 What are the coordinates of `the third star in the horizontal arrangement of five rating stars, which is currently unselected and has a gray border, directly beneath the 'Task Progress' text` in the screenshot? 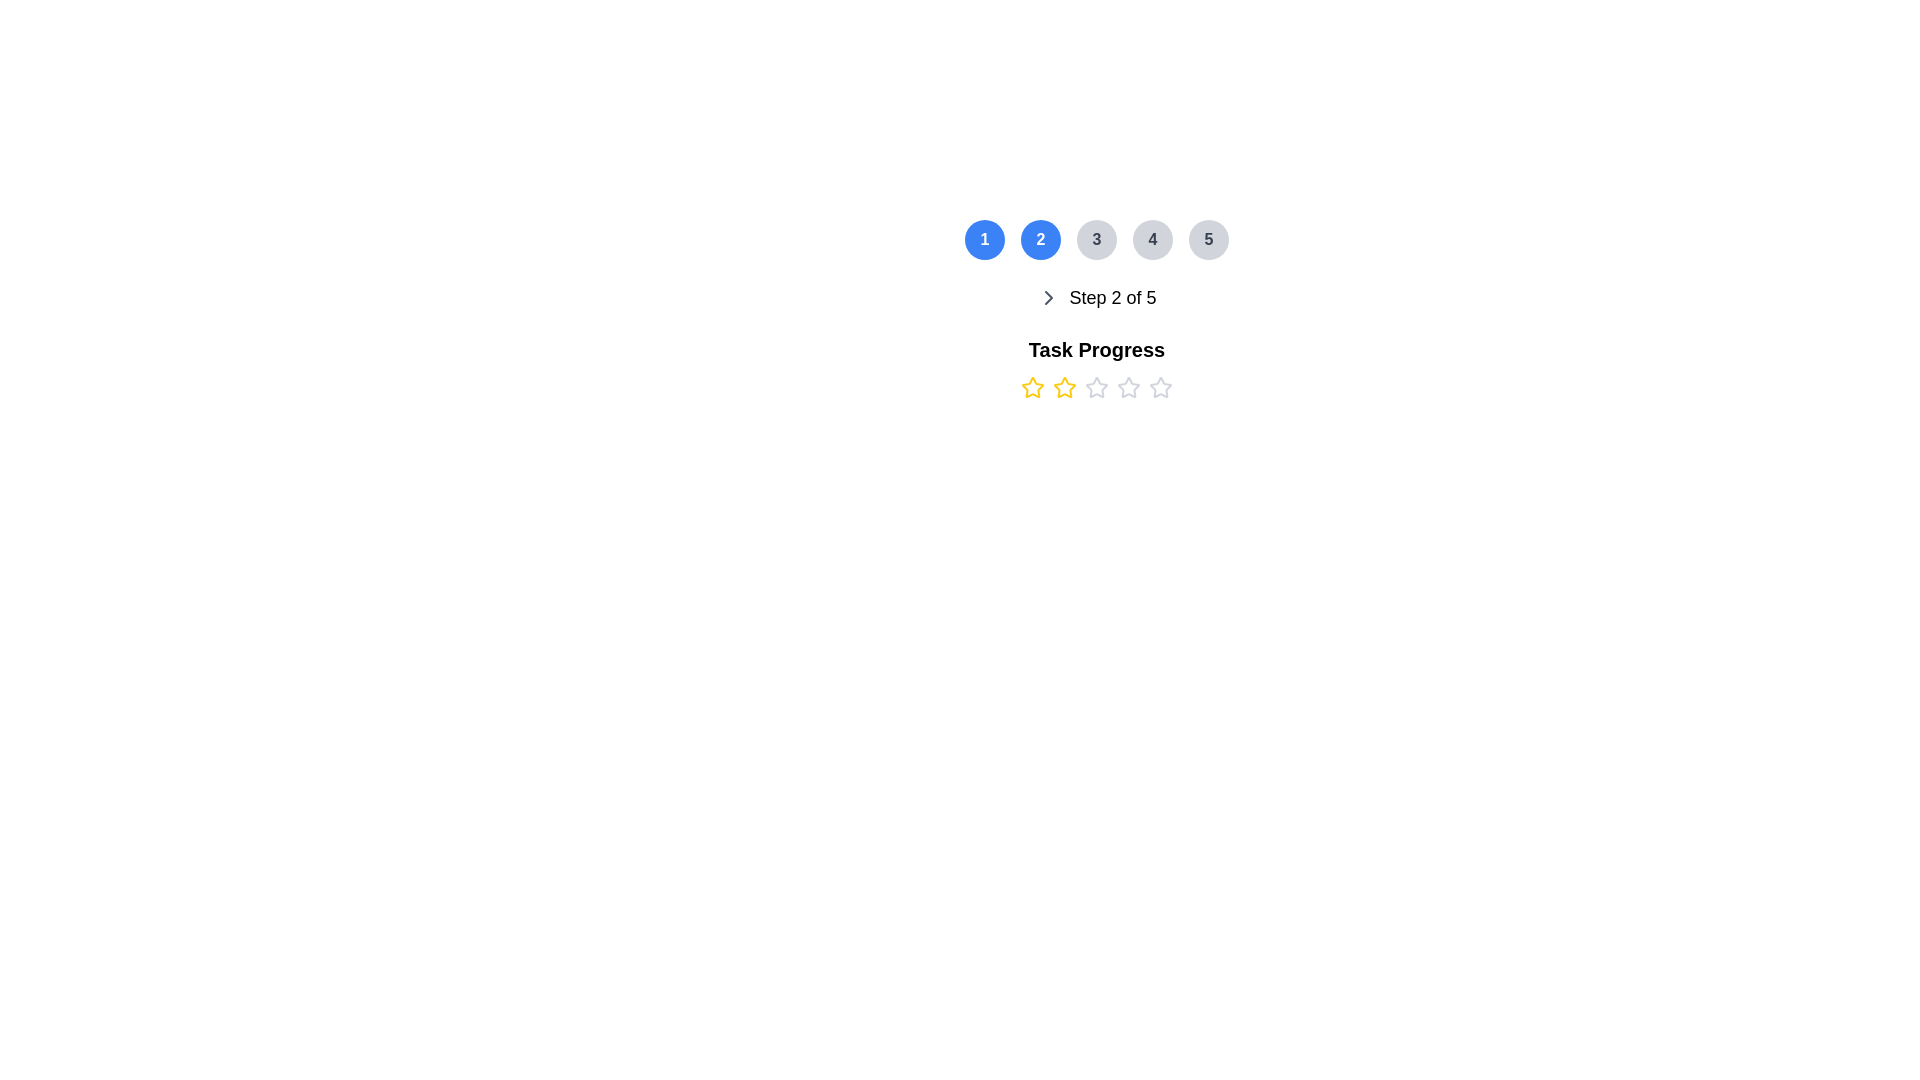 It's located at (1096, 388).